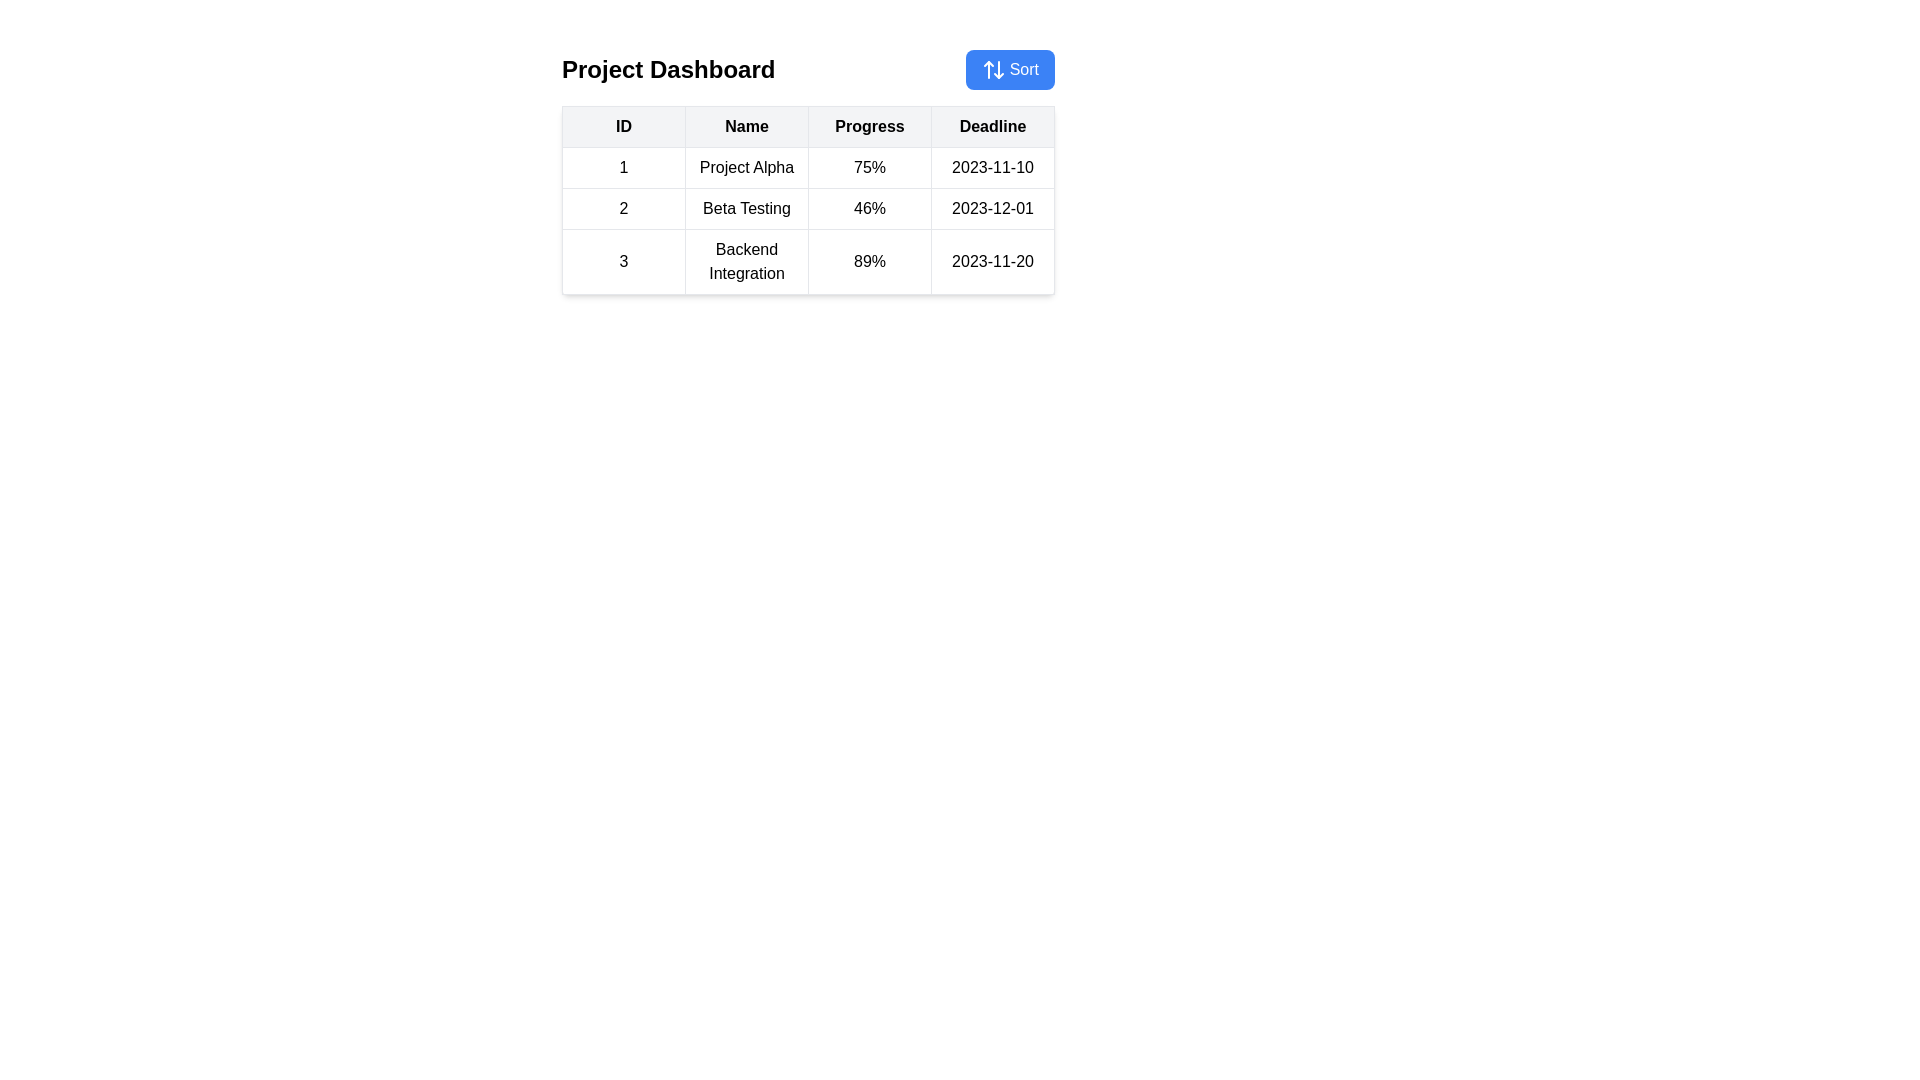  Describe the element at coordinates (993, 167) in the screenshot. I see `the static text displaying '2023-11-10' in the 'Deadline' column of the first row in the table, which is aligned to the right of the 'Progress' cell containing '75%' and corresponds to 'Project Alpha'` at that location.